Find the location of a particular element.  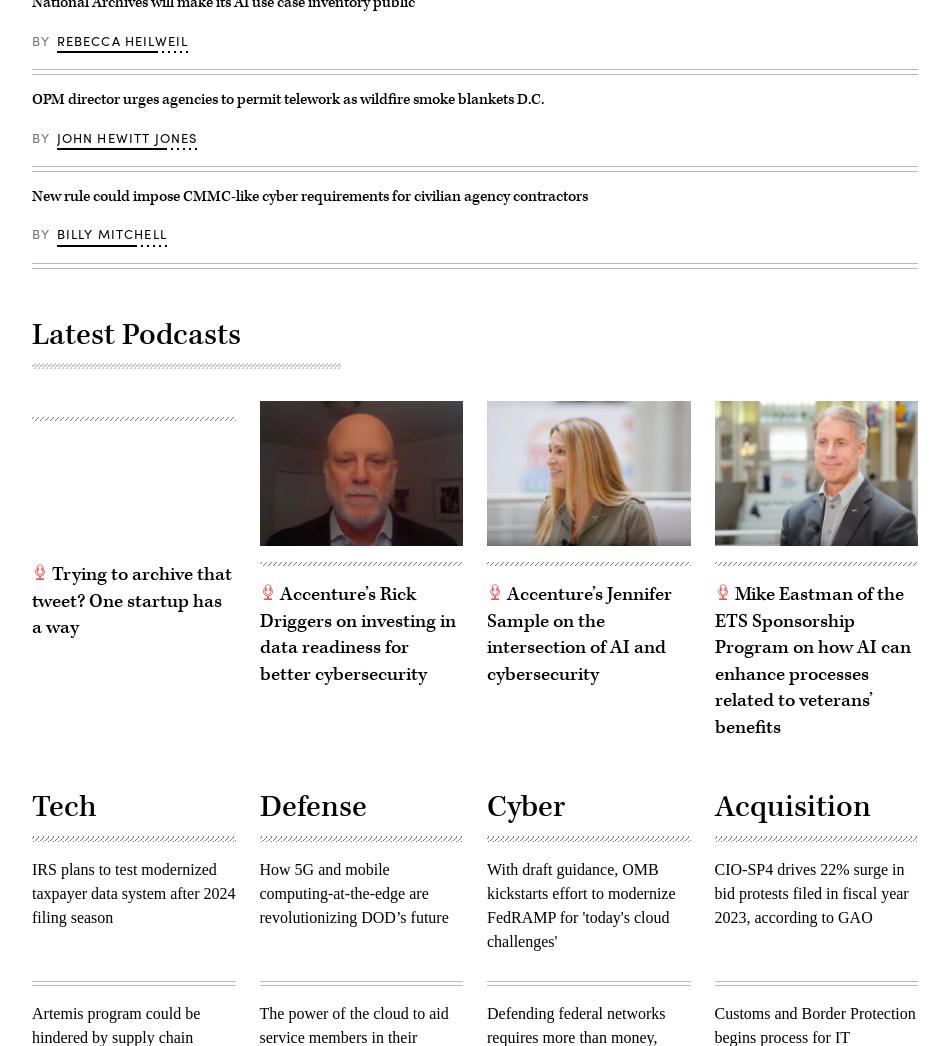

'Acquisition' is located at coordinates (791, 807).